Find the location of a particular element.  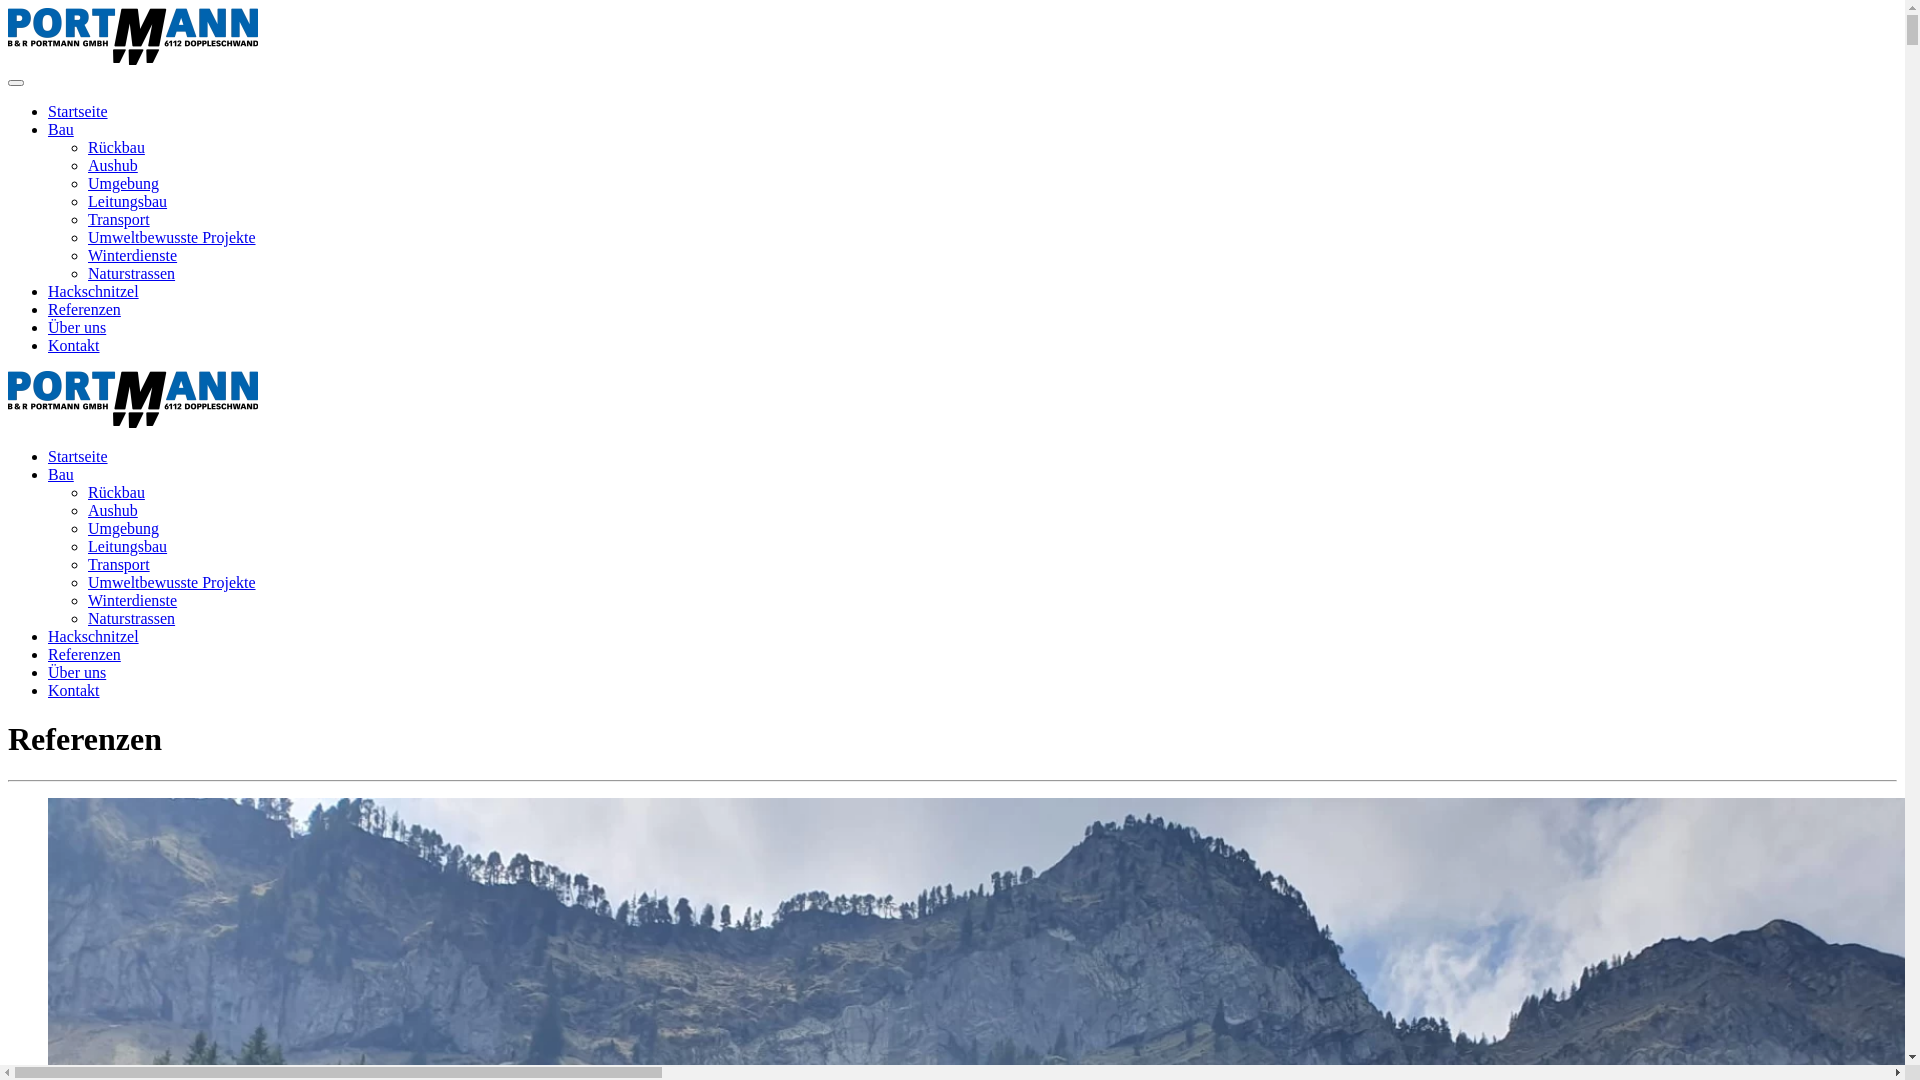

'Bau' is located at coordinates (61, 474).